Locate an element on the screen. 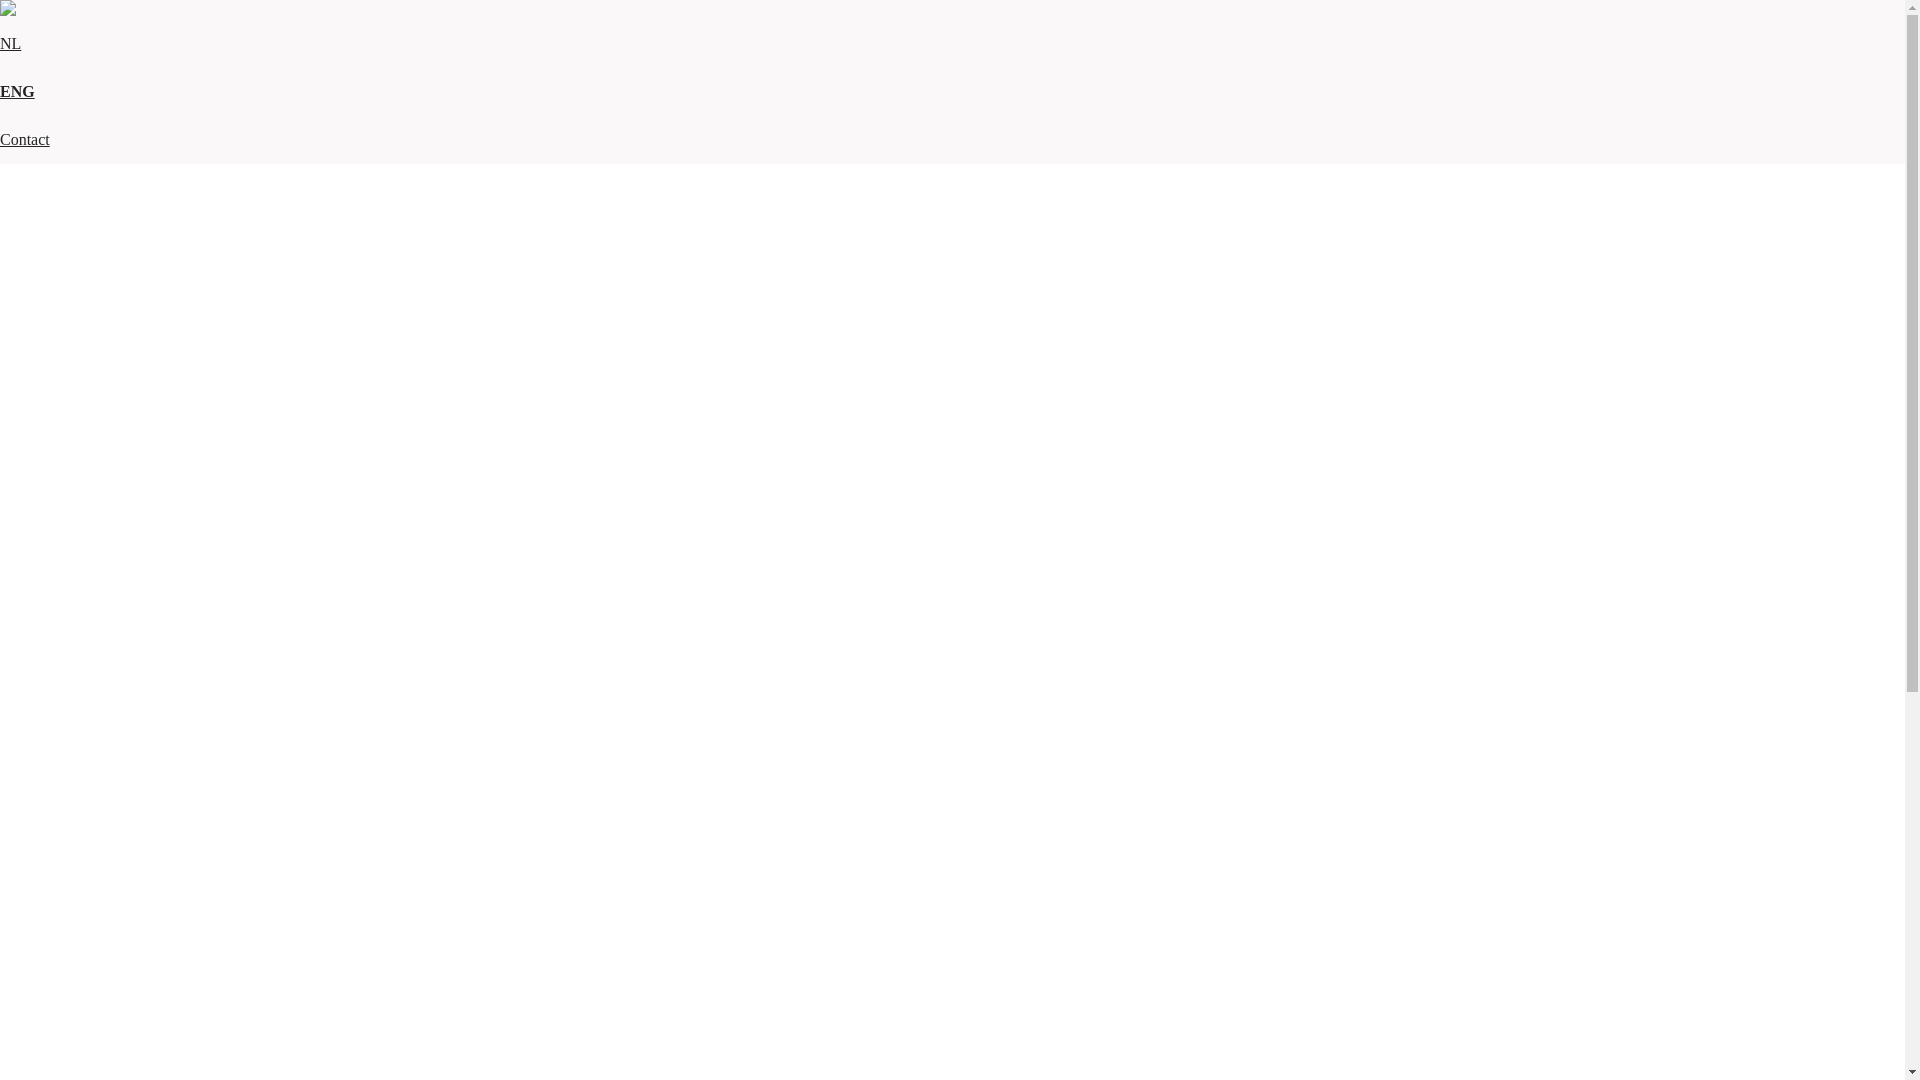 The image size is (1920, 1080). 'NL' is located at coordinates (10, 43).